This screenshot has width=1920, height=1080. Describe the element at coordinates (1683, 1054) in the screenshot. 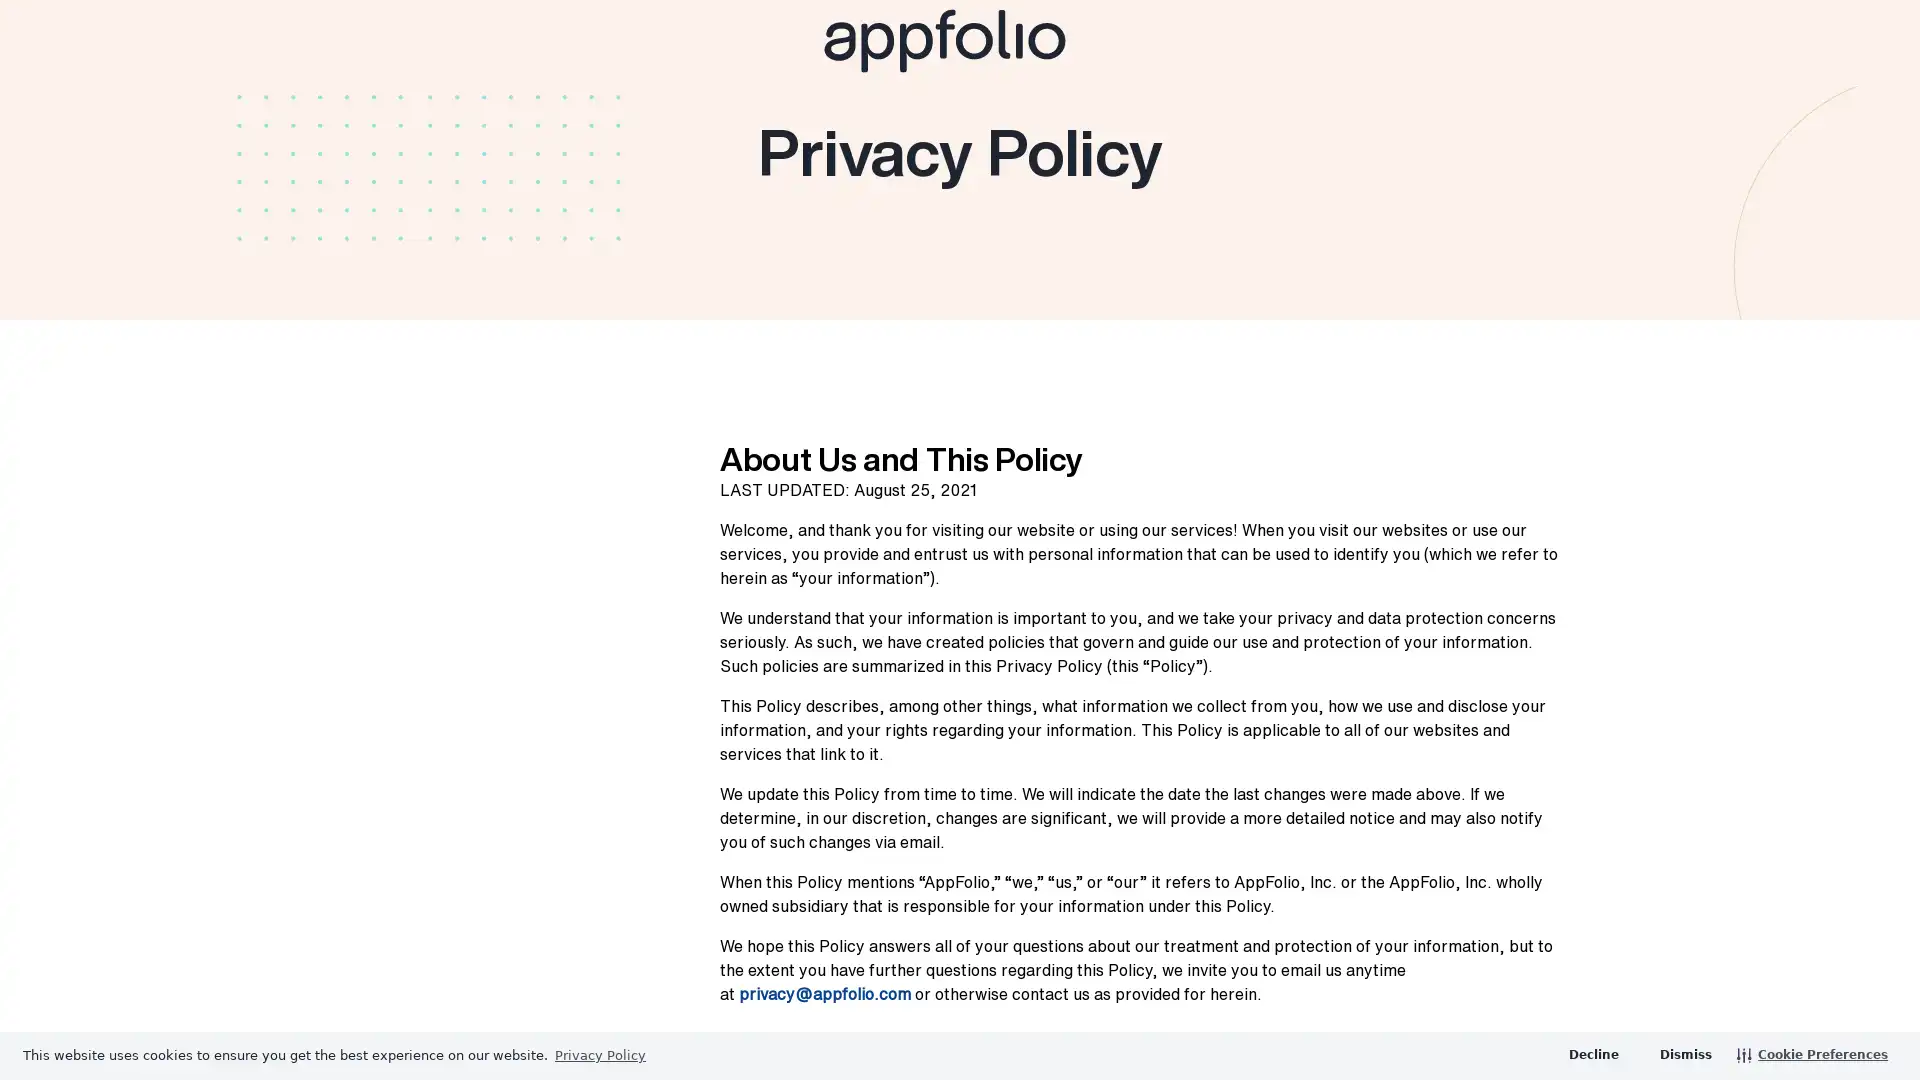

I see `dismiss cookie message` at that location.